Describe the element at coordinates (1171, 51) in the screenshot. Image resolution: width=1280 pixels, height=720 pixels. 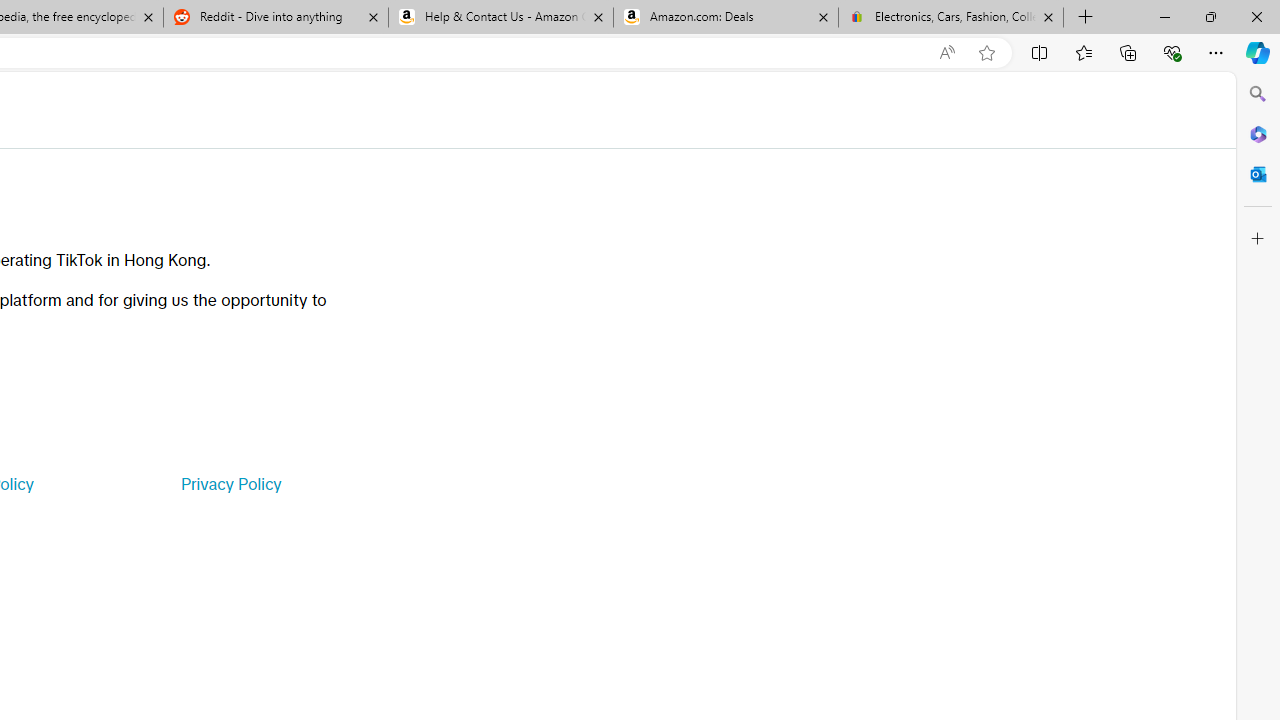
I see `'Browser essentials'` at that location.